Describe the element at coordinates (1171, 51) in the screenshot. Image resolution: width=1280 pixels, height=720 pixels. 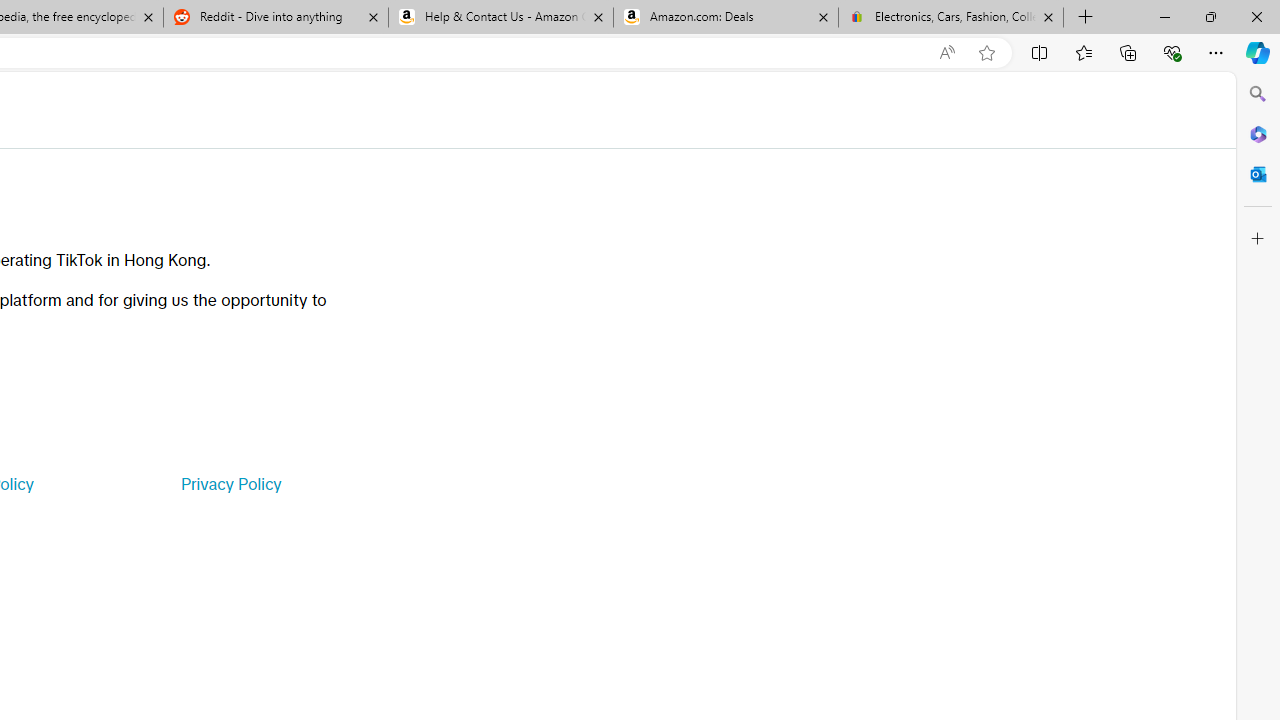
I see `'Browser essentials'` at that location.